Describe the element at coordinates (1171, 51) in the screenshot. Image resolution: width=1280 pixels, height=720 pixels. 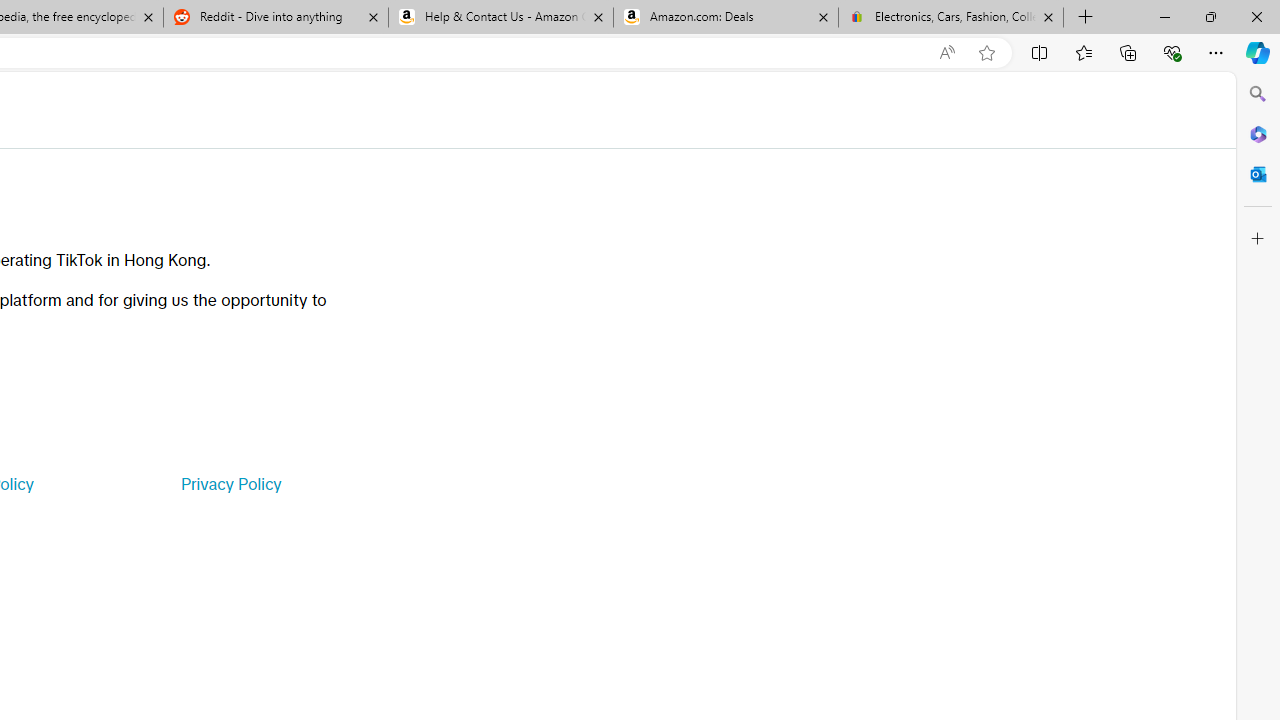
I see `'Browser essentials'` at that location.